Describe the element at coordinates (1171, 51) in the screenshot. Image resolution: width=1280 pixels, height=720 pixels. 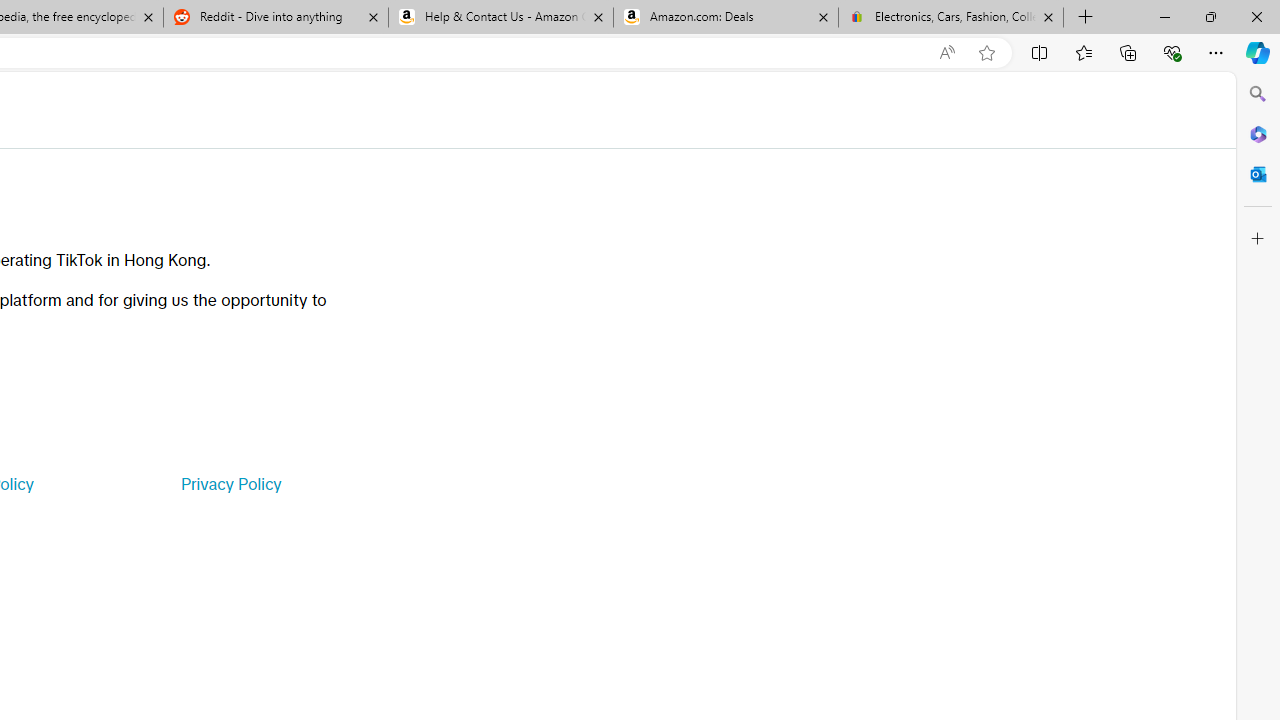
I see `'Browser essentials'` at that location.